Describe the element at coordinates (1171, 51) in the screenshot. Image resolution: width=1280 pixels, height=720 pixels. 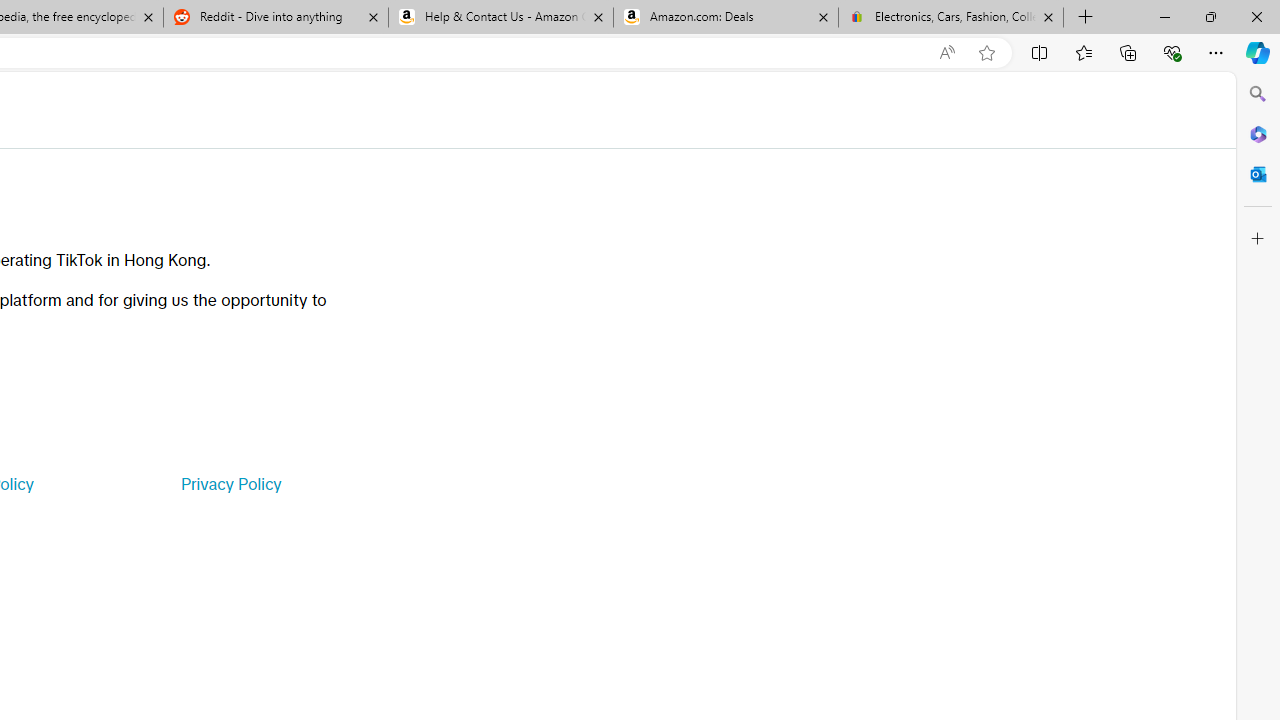
I see `'Browser essentials'` at that location.